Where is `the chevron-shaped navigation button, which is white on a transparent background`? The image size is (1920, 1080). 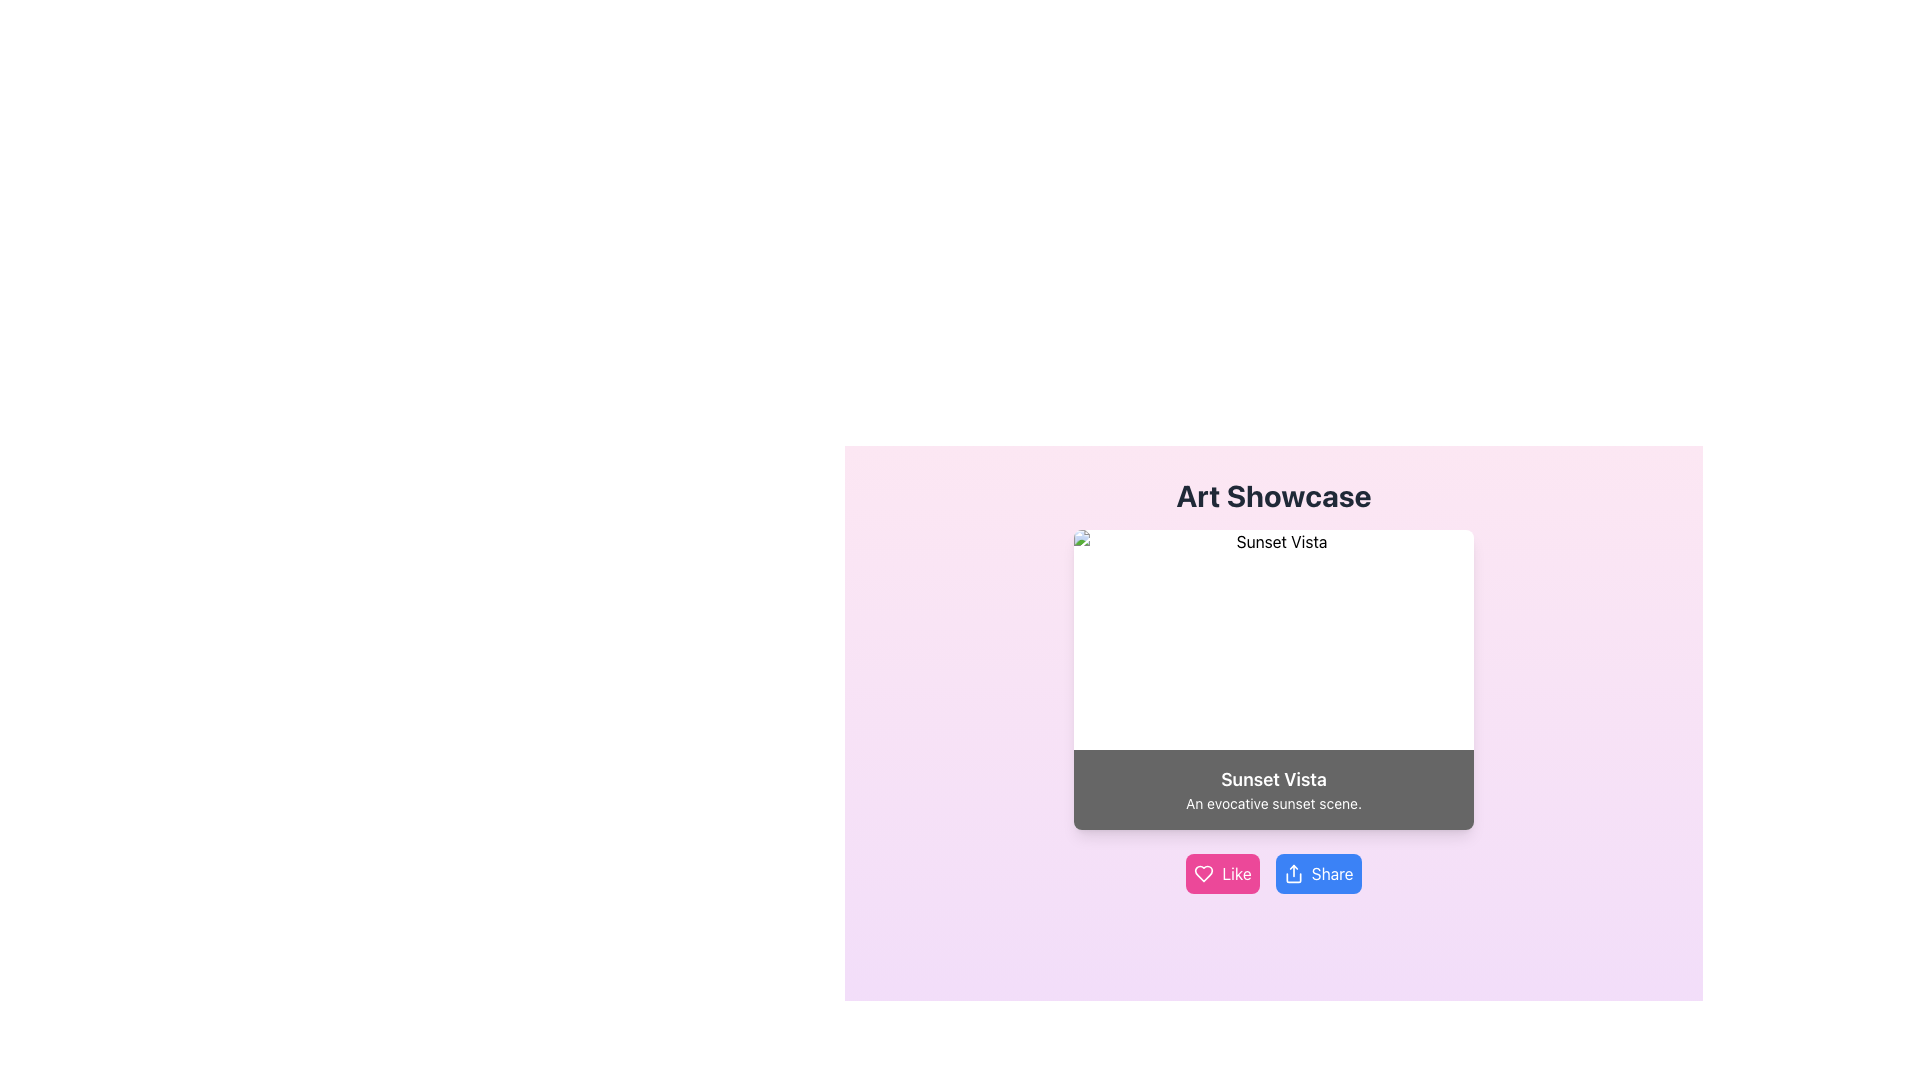
the chevron-shaped navigation button, which is white on a transparent background is located at coordinates (1104, 678).